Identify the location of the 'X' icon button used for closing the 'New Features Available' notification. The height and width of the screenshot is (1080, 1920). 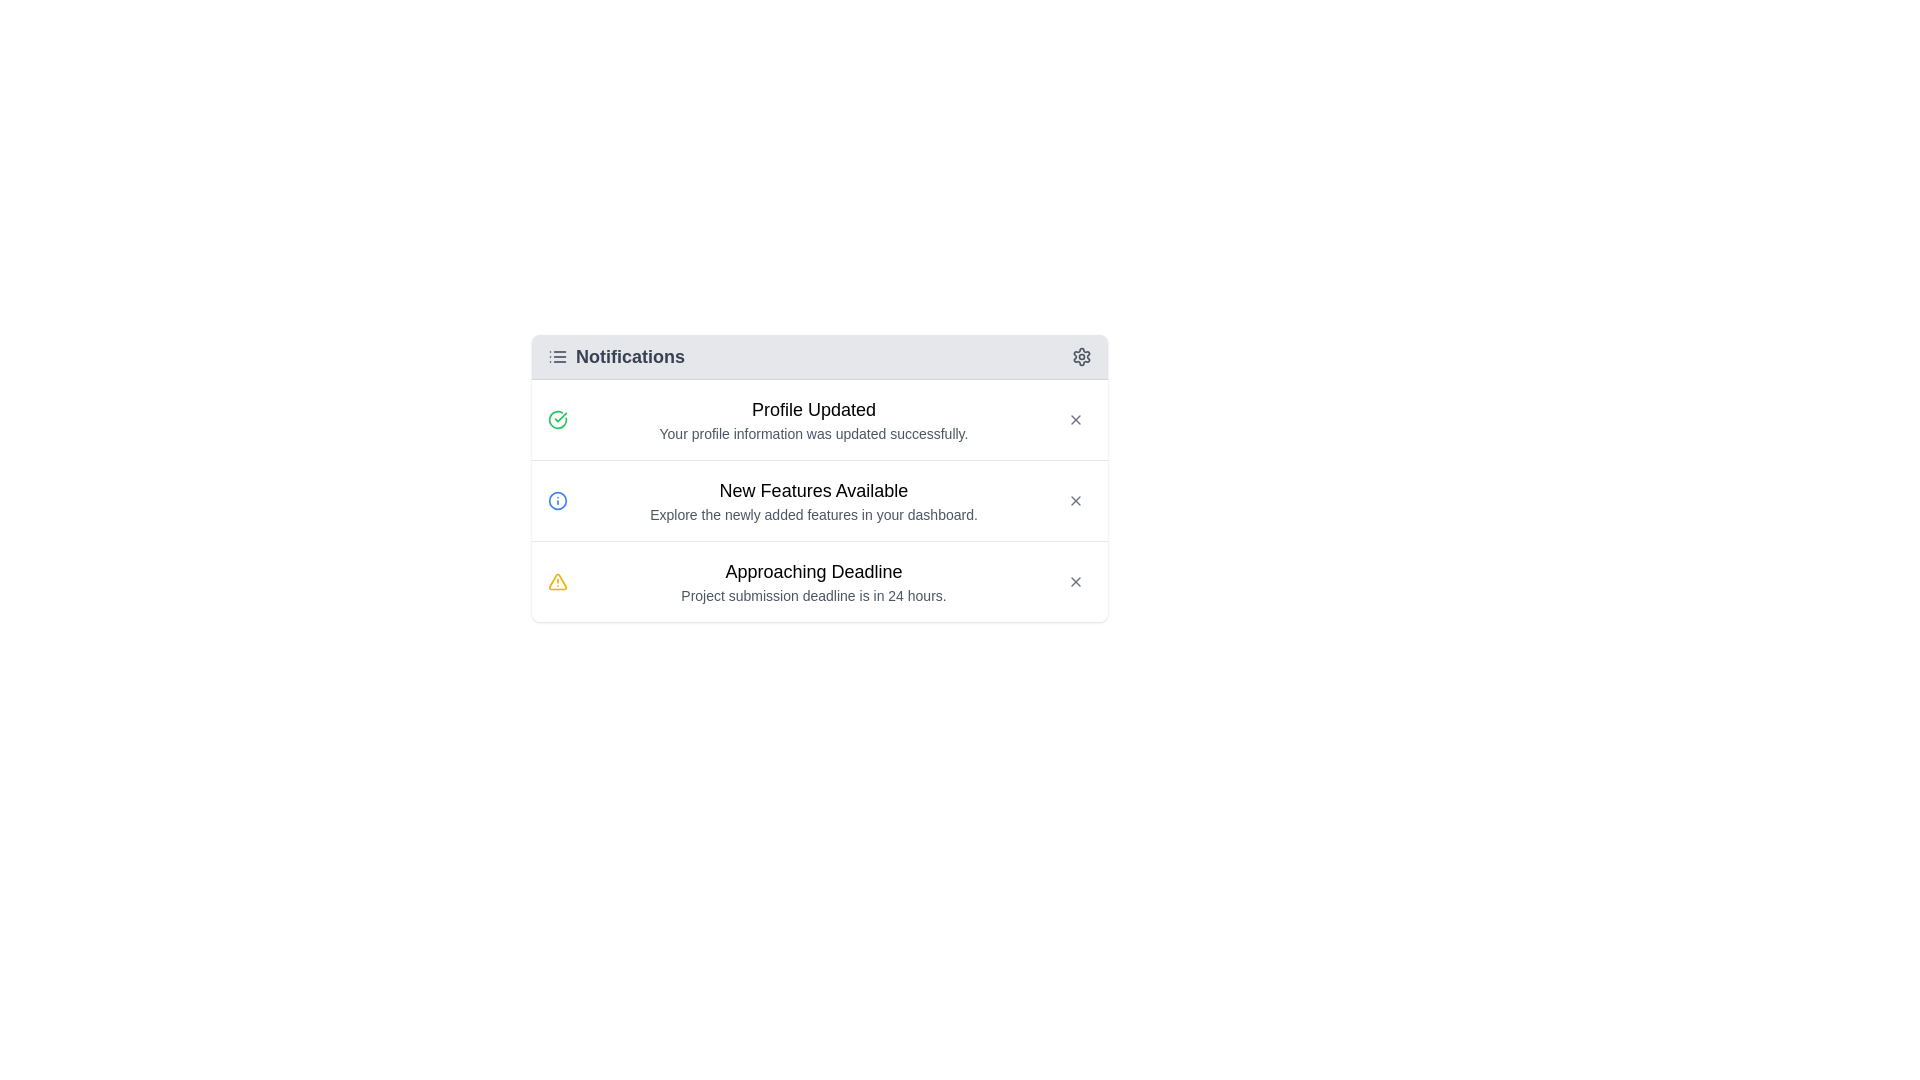
(1074, 500).